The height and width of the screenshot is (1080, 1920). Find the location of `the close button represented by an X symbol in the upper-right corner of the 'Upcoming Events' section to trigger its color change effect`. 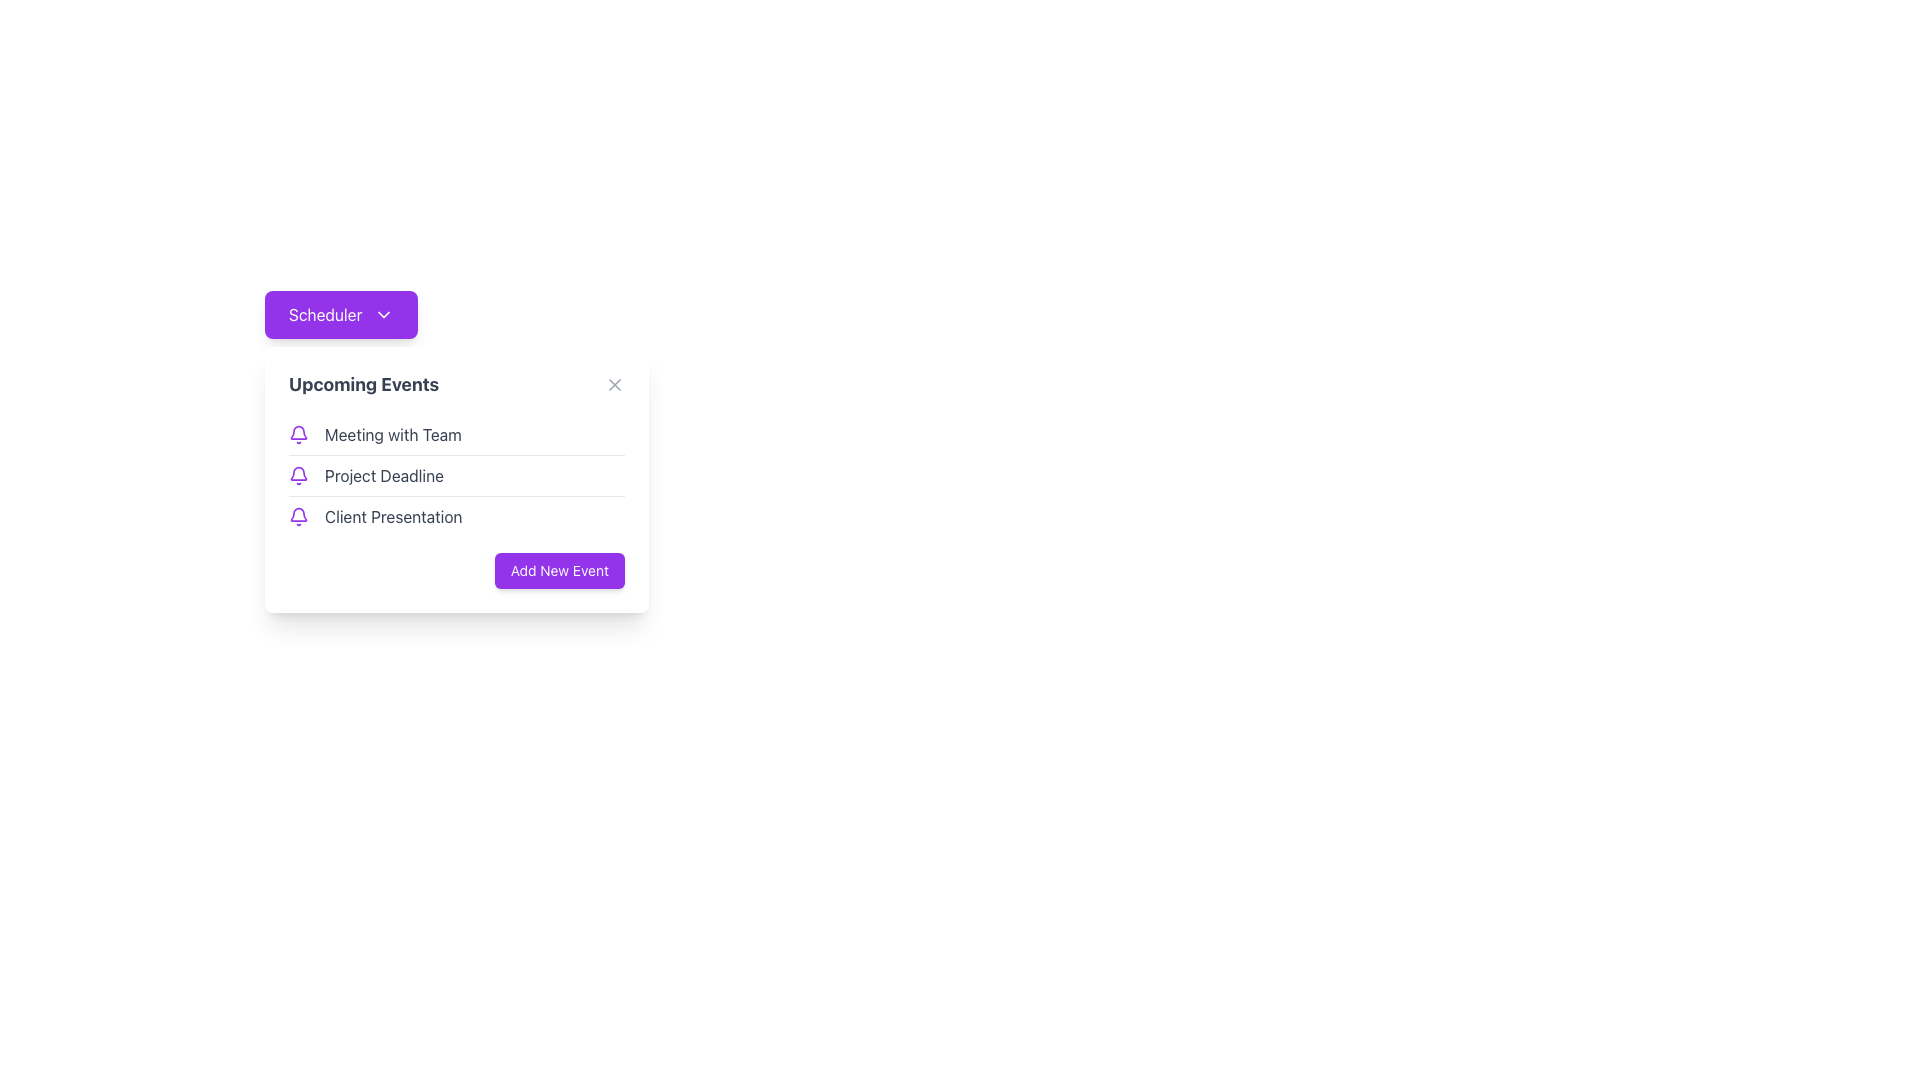

the close button represented by an X symbol in the upper-right corner of the 'Upcoming Events' section to trigger its color change effect is located at coordinates (613, 385).